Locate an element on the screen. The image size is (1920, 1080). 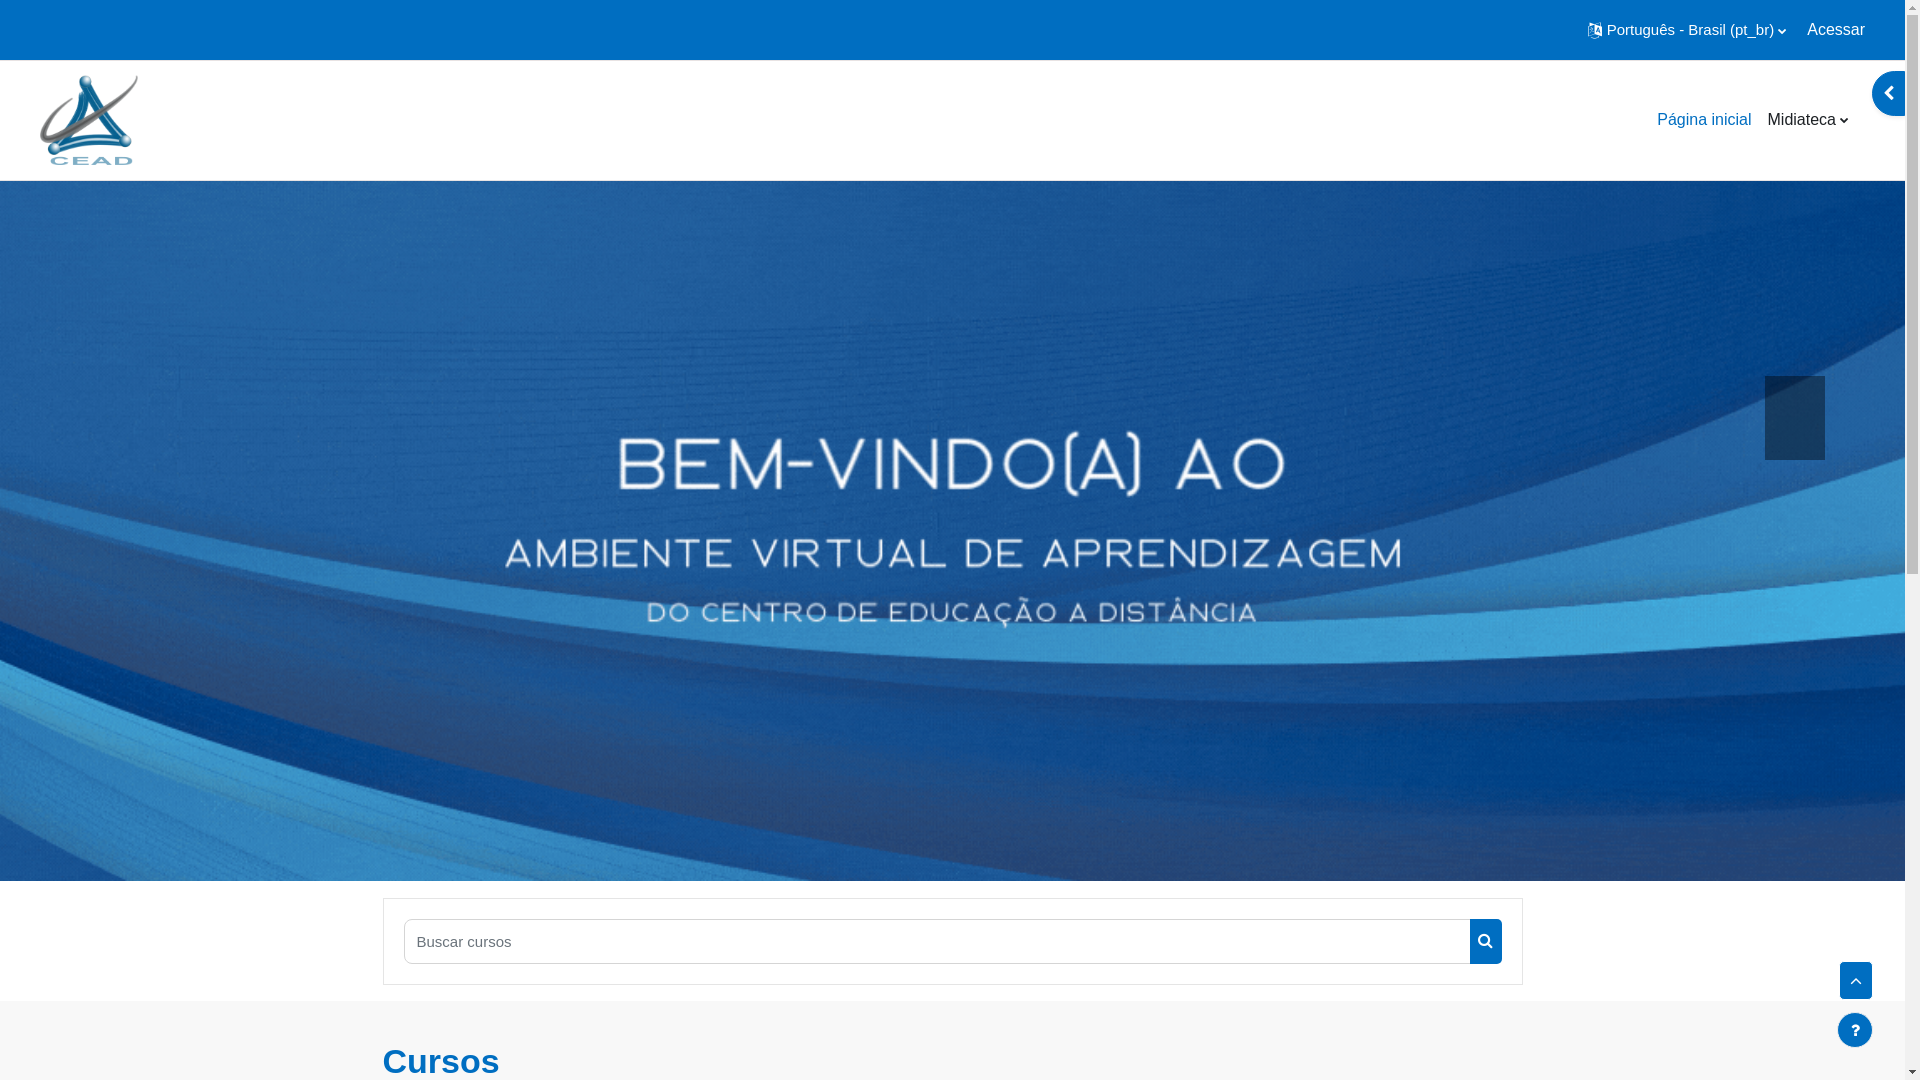
'Acessar' is located at coordinates (1806, 30).